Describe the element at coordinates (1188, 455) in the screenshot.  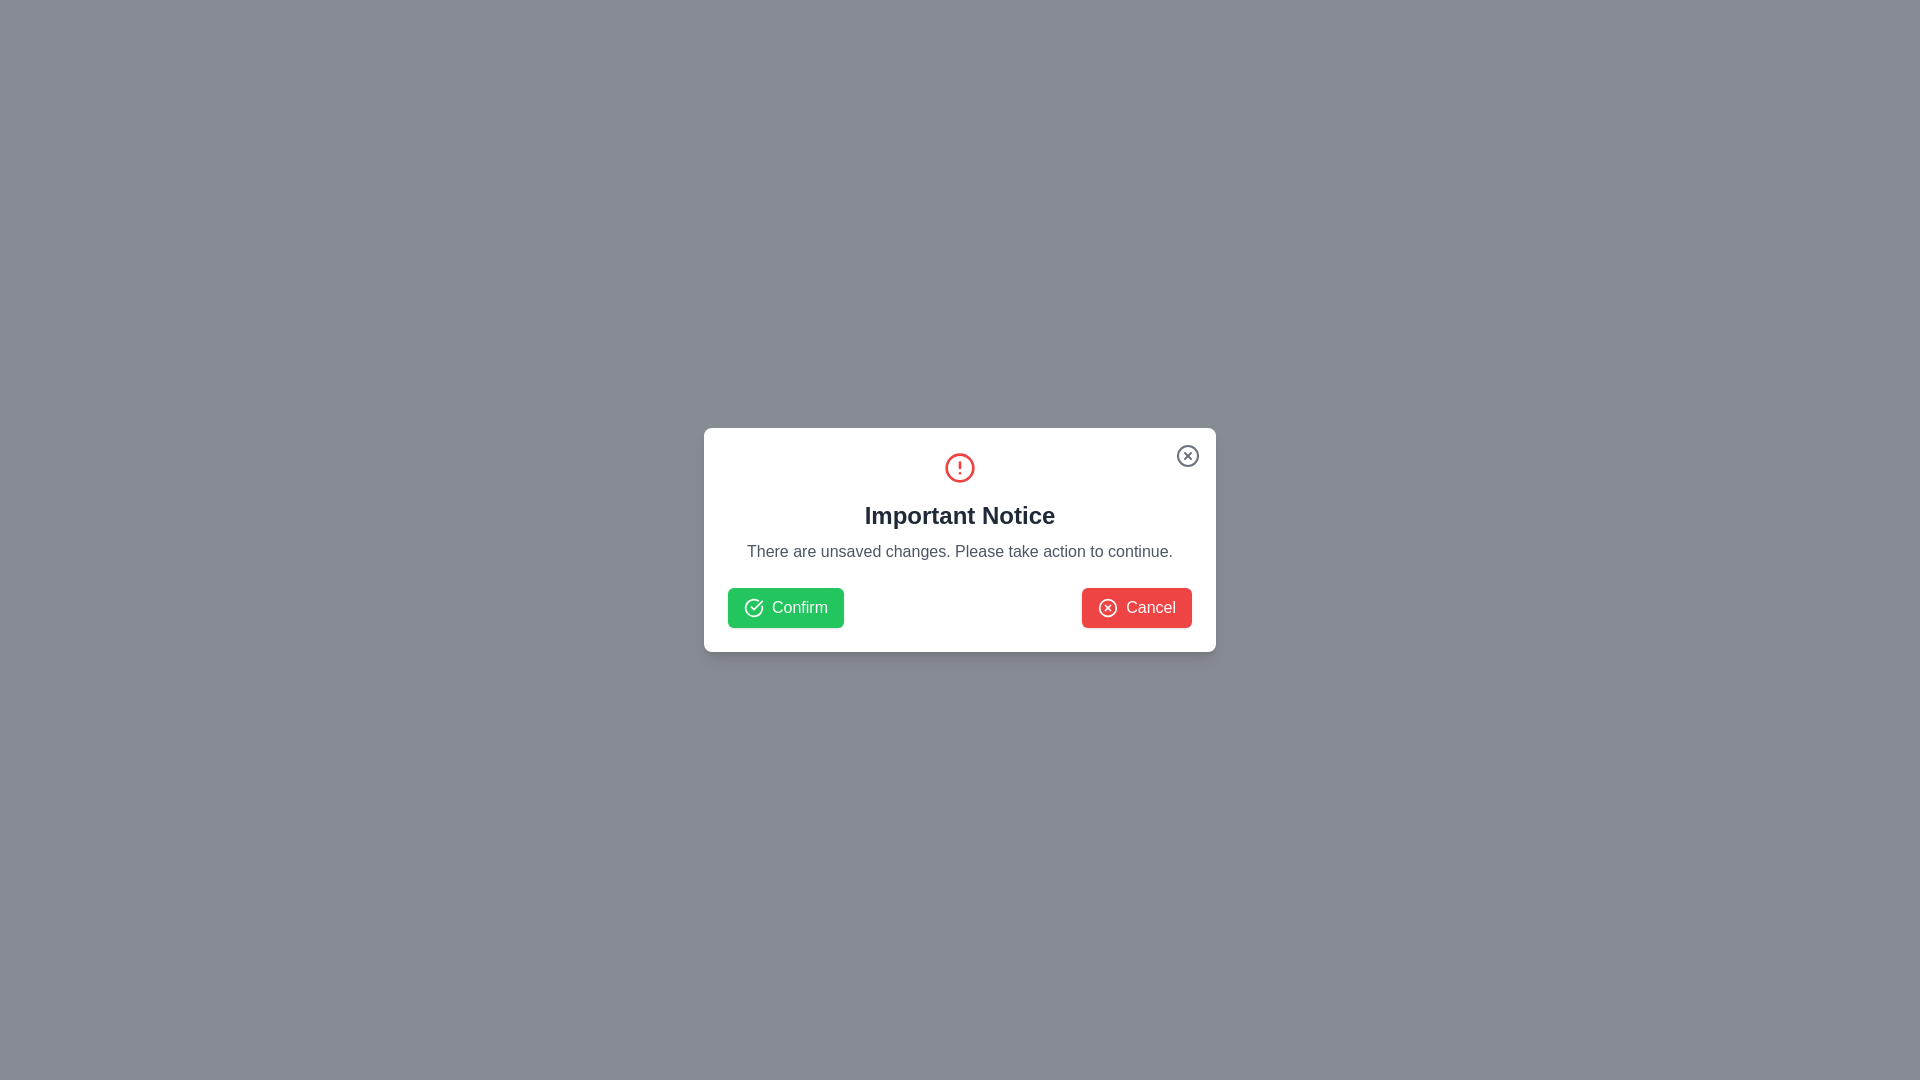
I see `the close button located at the top-right corner of the 'Important Notice' dialog box` at that location.